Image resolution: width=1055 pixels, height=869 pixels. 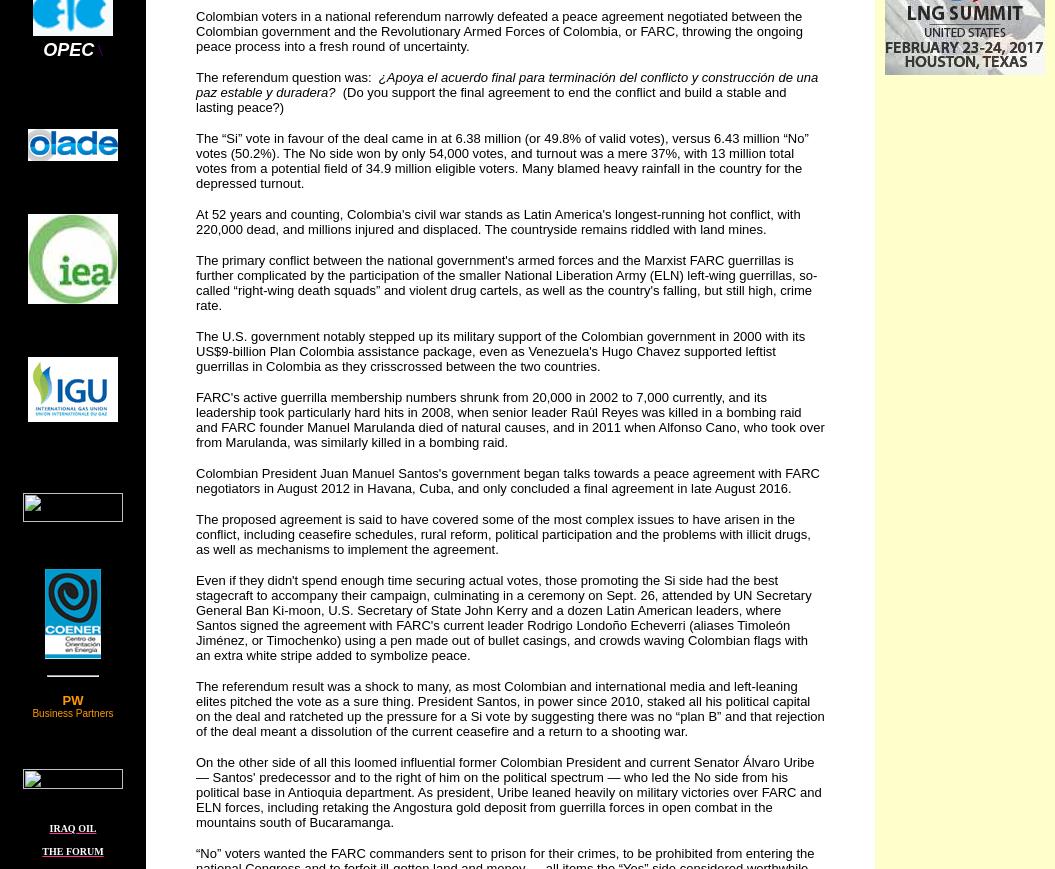 I want to click on 'The referendum result was a shock to many, as most Colombian and international media and left-leaning elites pitched the vote as a sure thing. President Santos, in power since 2010, staked all his political capital on the deal and ratcheted up the pressure for a Si vote by suggesting there was no “plan B” and that rejection of the deal meant a dissolution of the current ceasefire and a return to a shooting war.', so click(x=195, y=709).